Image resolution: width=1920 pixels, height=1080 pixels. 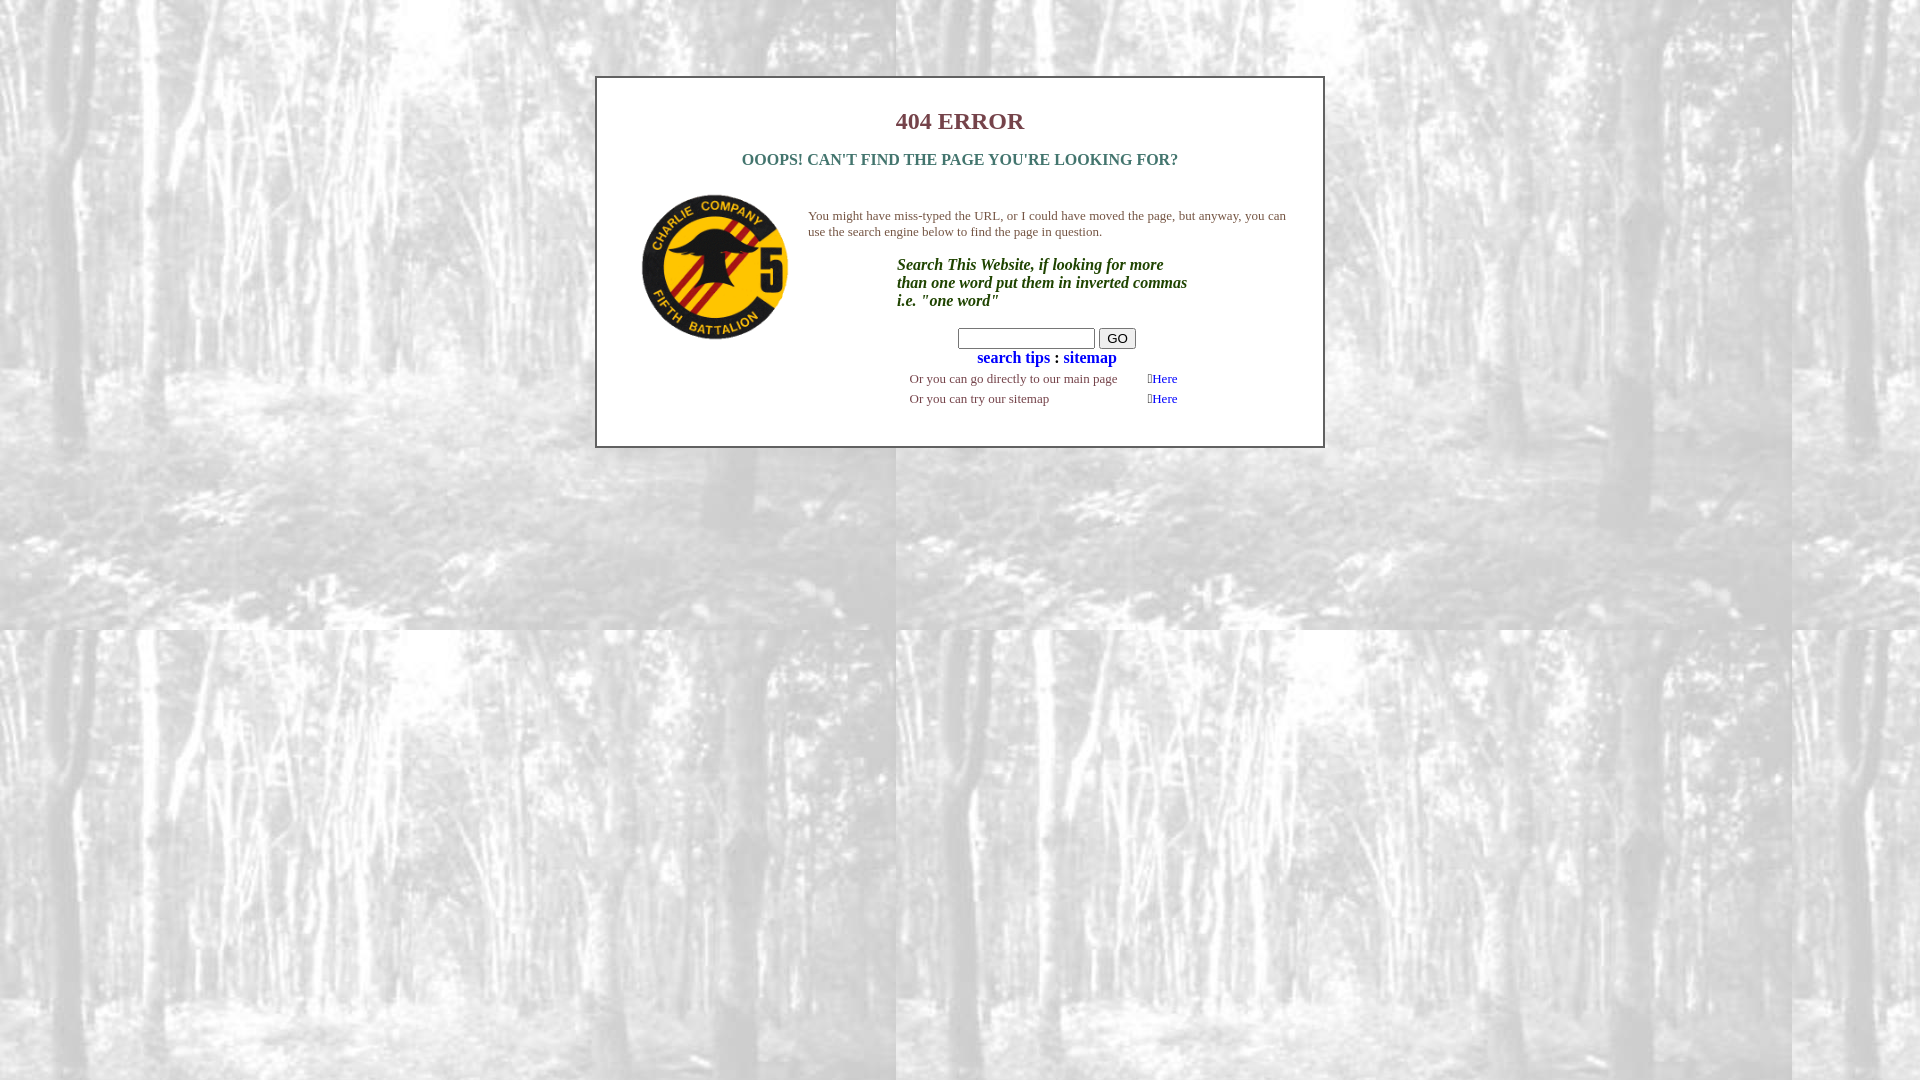 What do you see at coordinates (1164, 398) in the screenshot?
I see `'Here'` at bounding box center [1164, 398].